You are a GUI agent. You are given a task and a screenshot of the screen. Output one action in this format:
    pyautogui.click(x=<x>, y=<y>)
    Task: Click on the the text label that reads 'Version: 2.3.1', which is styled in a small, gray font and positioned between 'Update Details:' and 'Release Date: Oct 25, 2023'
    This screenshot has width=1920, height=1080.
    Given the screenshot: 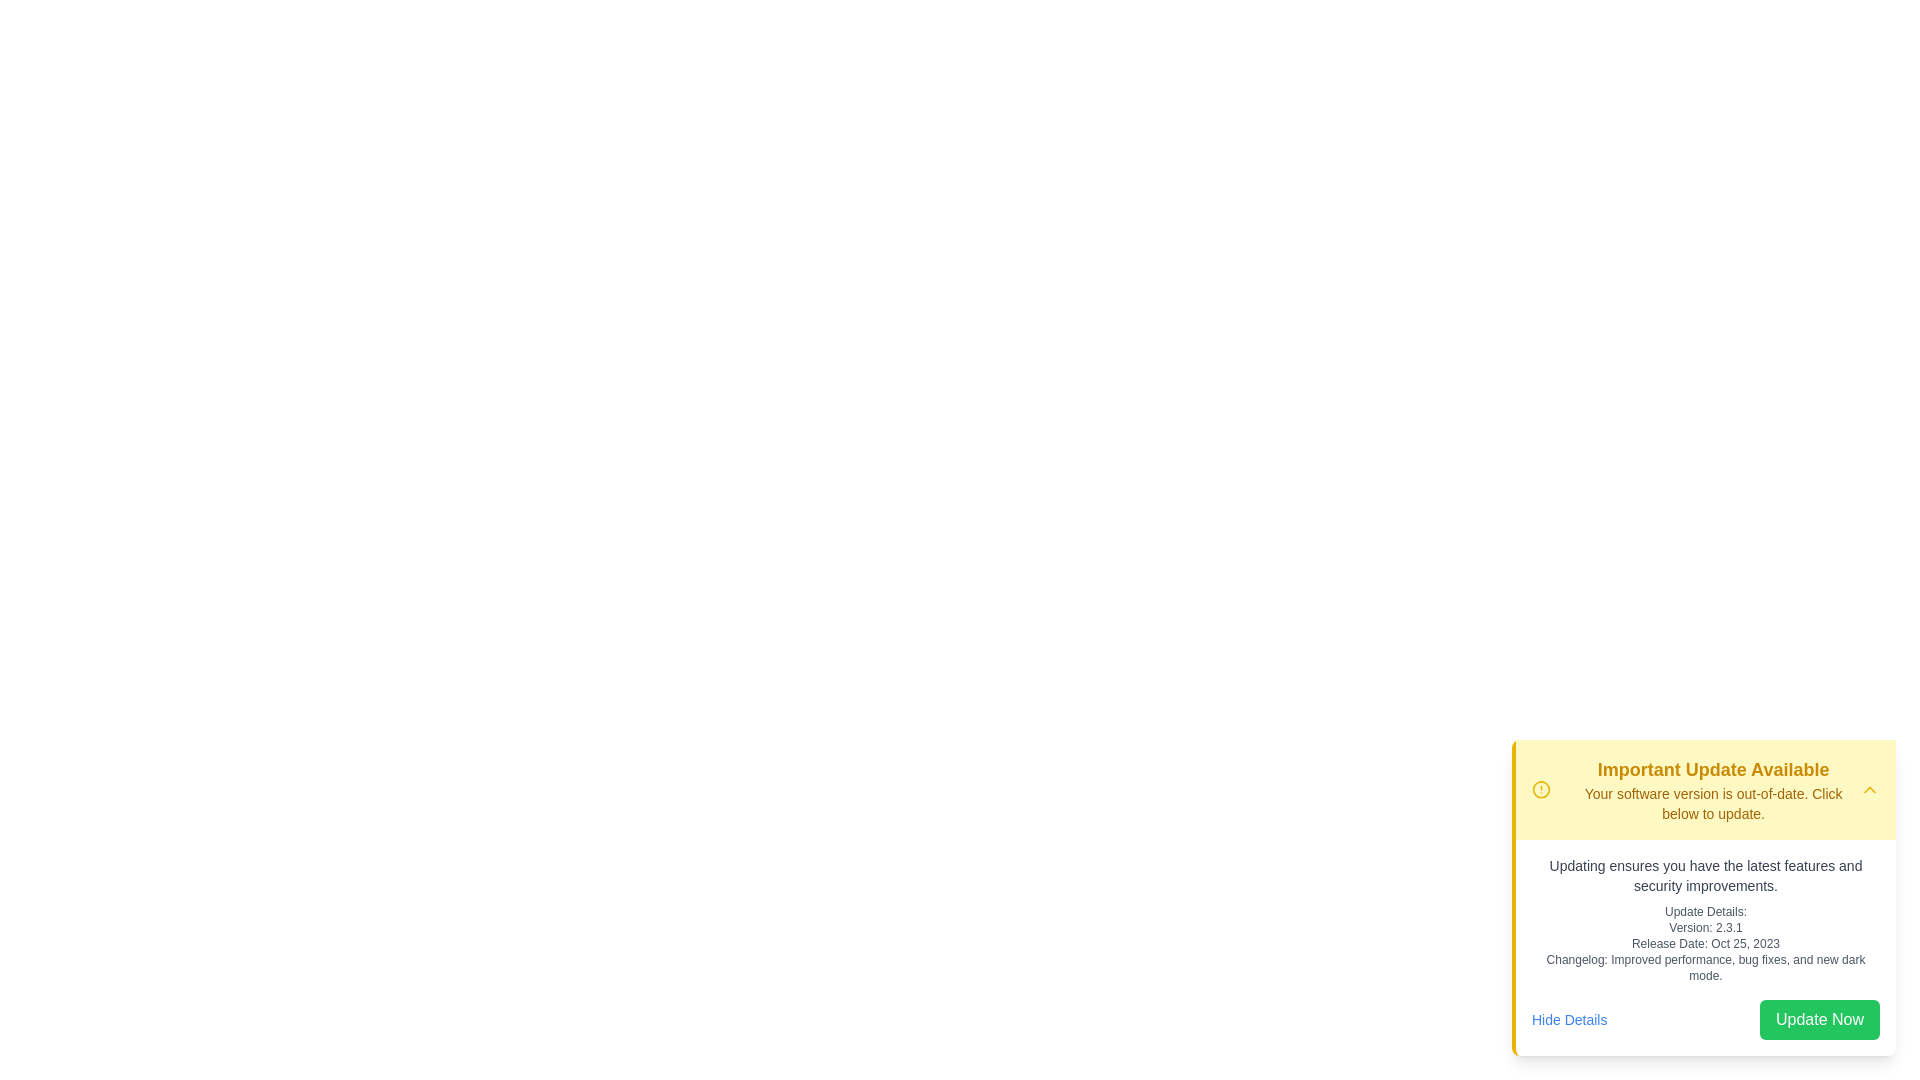 What is the action you would take?
    pyautogui.click(x=1704, y=928)
    